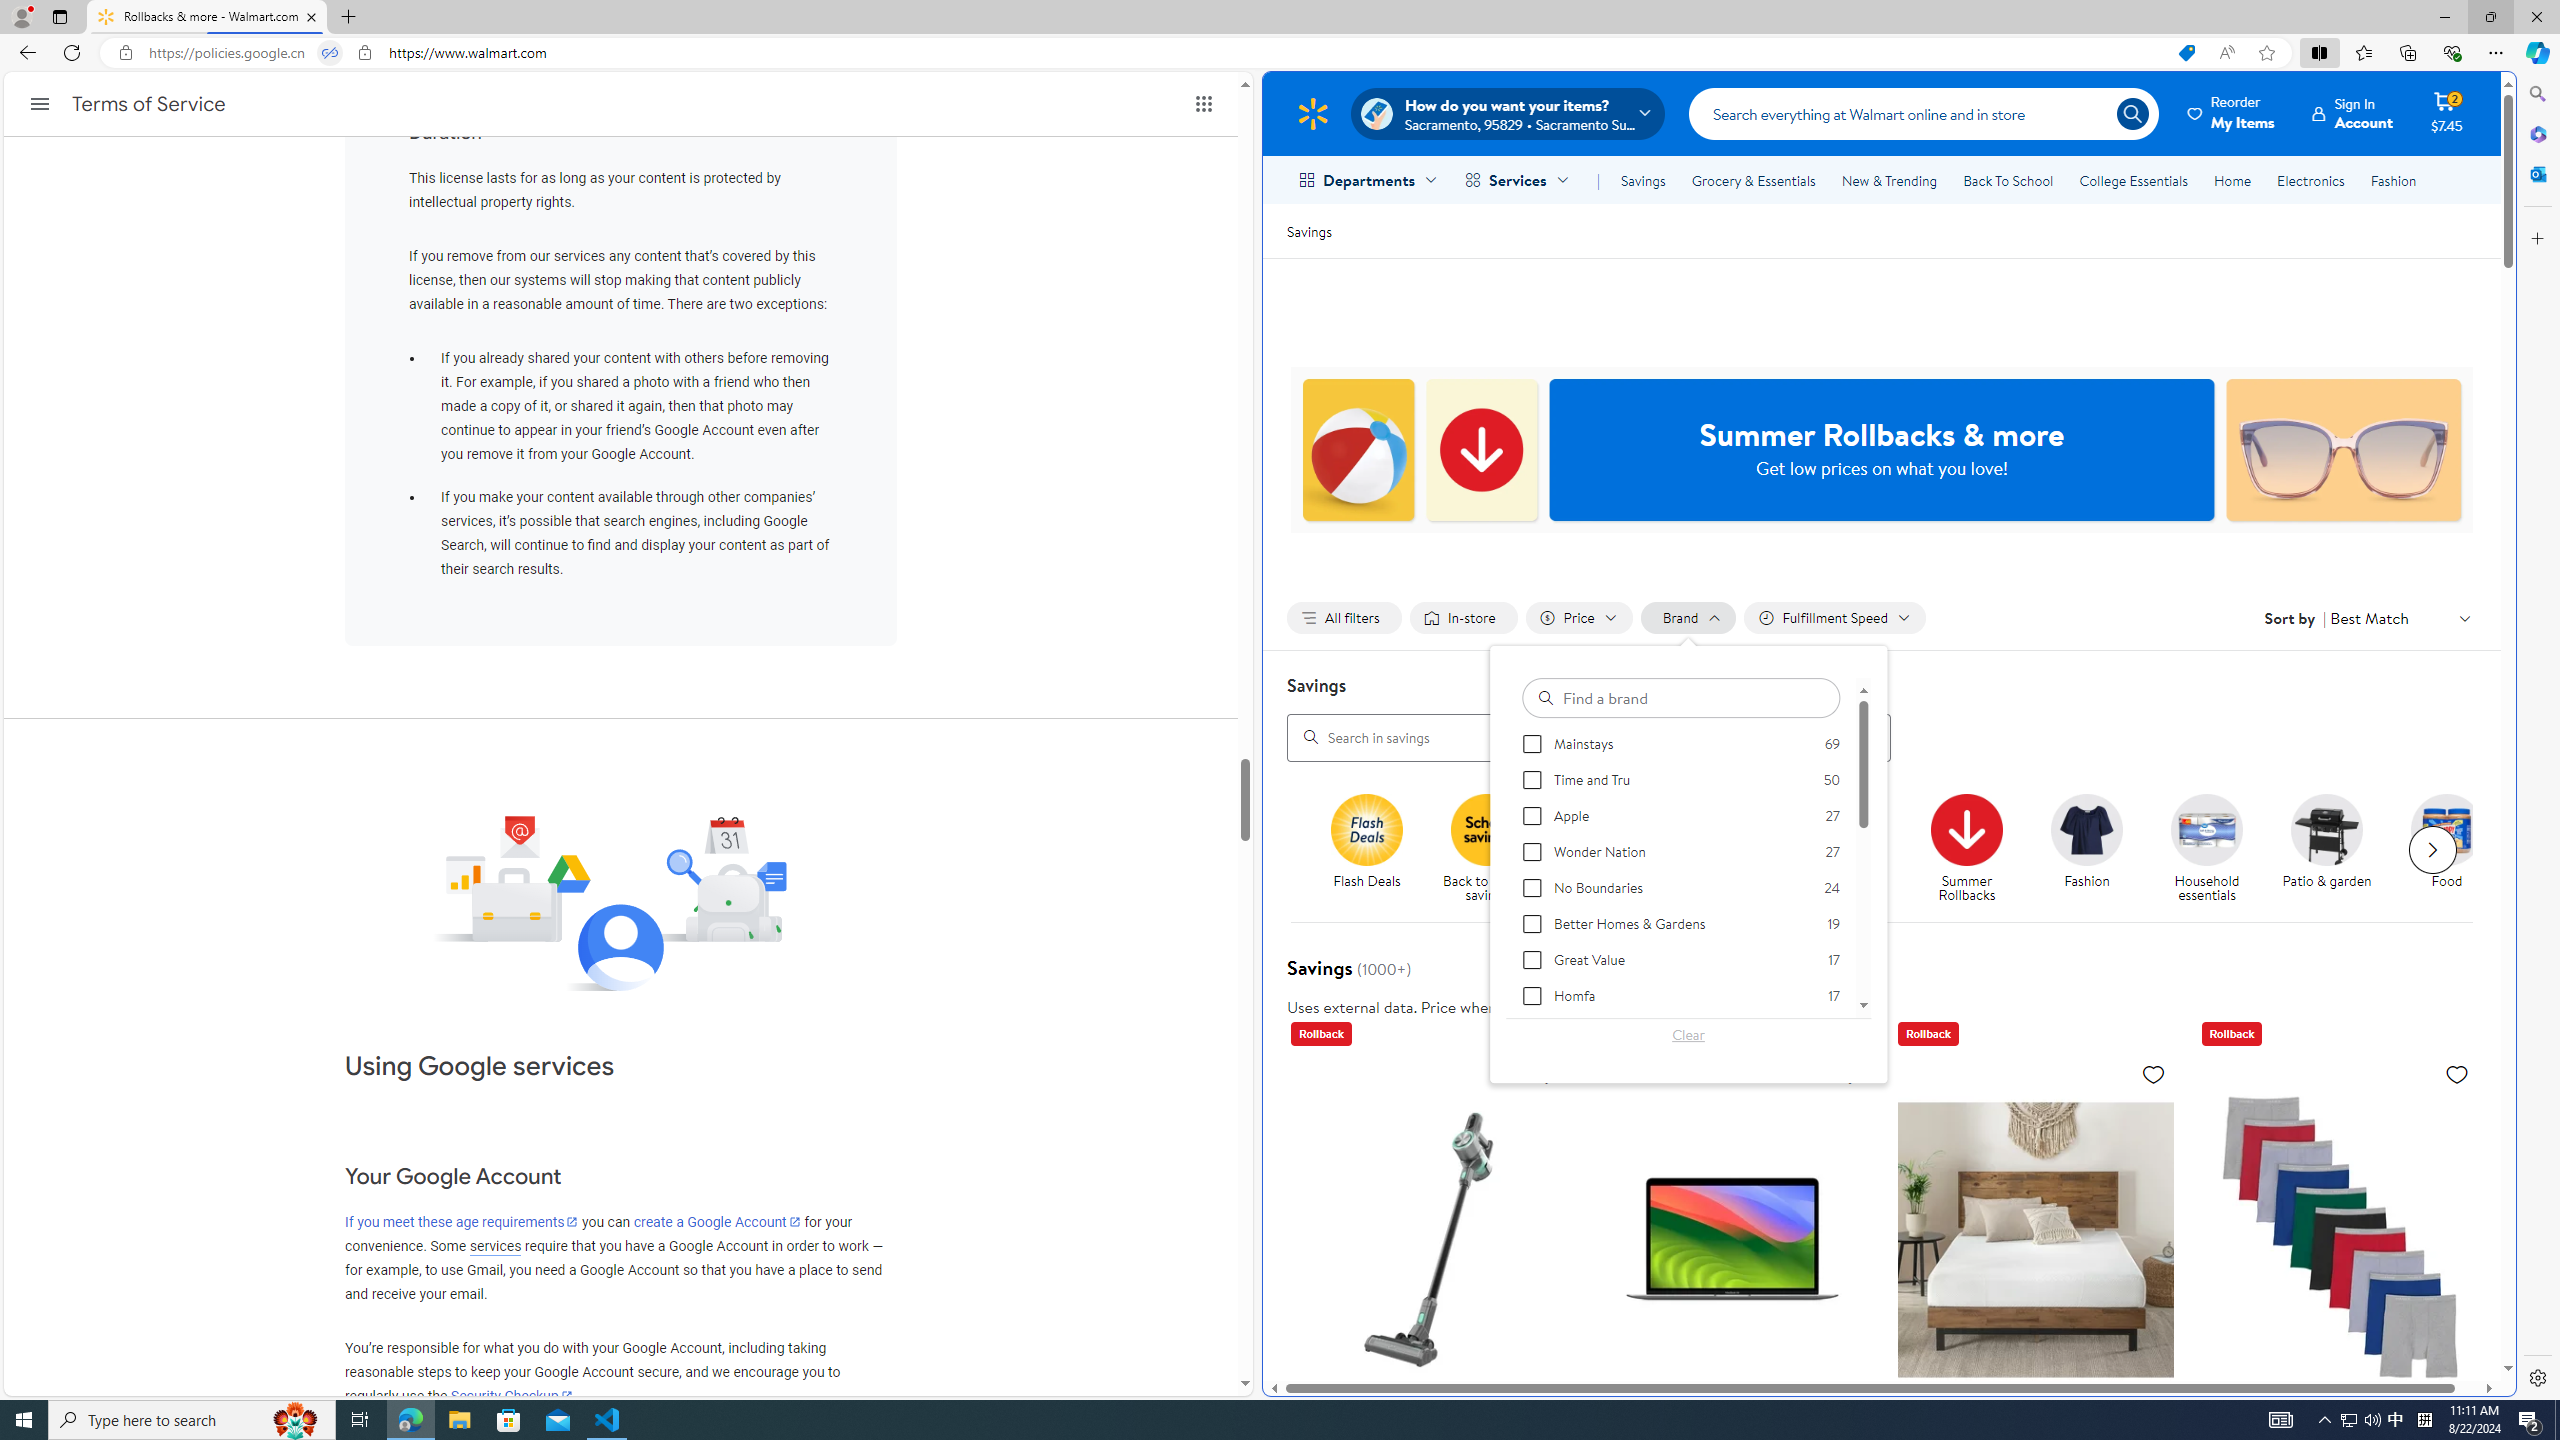  Describe the element at coordinates (2185, 53) in the screenshot. I see `'This site has coupons! Shopping in Microsoft Edge, 7'` at that location.